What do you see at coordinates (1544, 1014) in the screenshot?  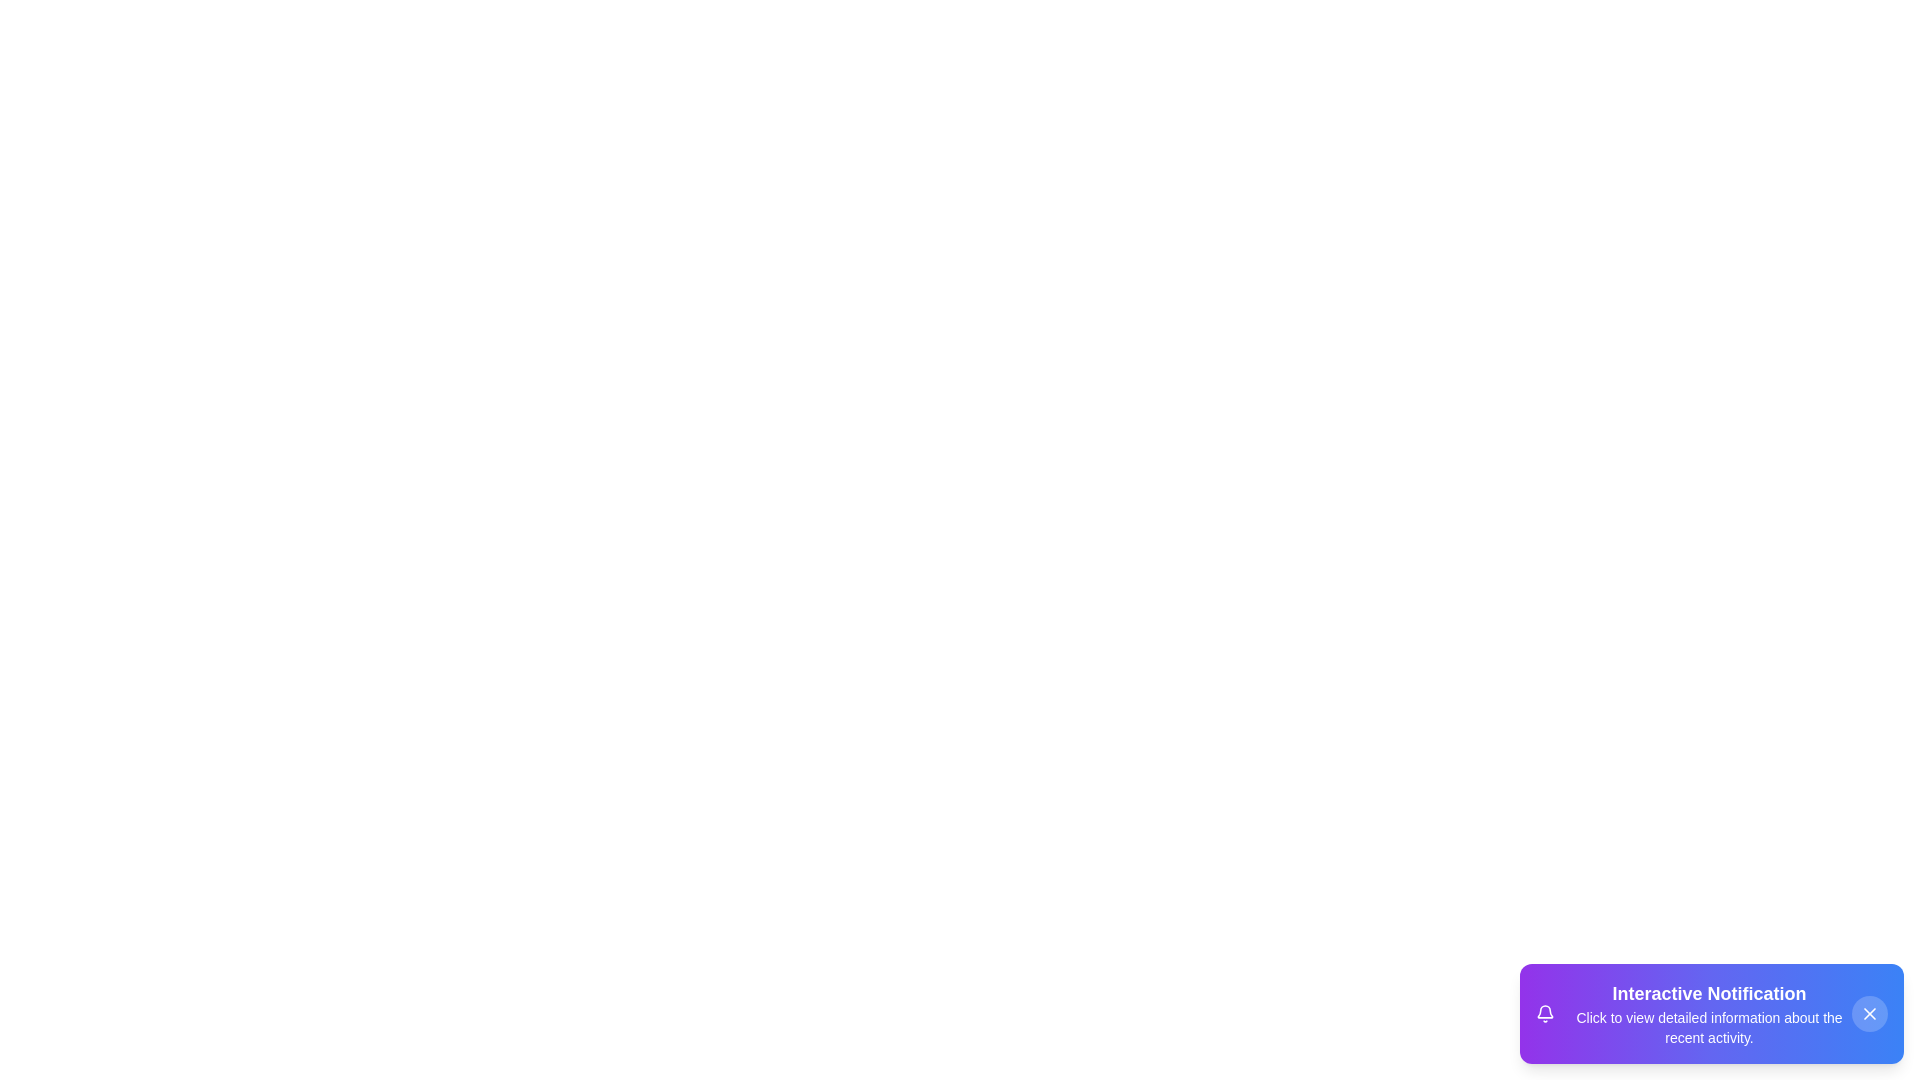 I see `the bell icon to inspect its design` at bounding box center [1544, 1014].